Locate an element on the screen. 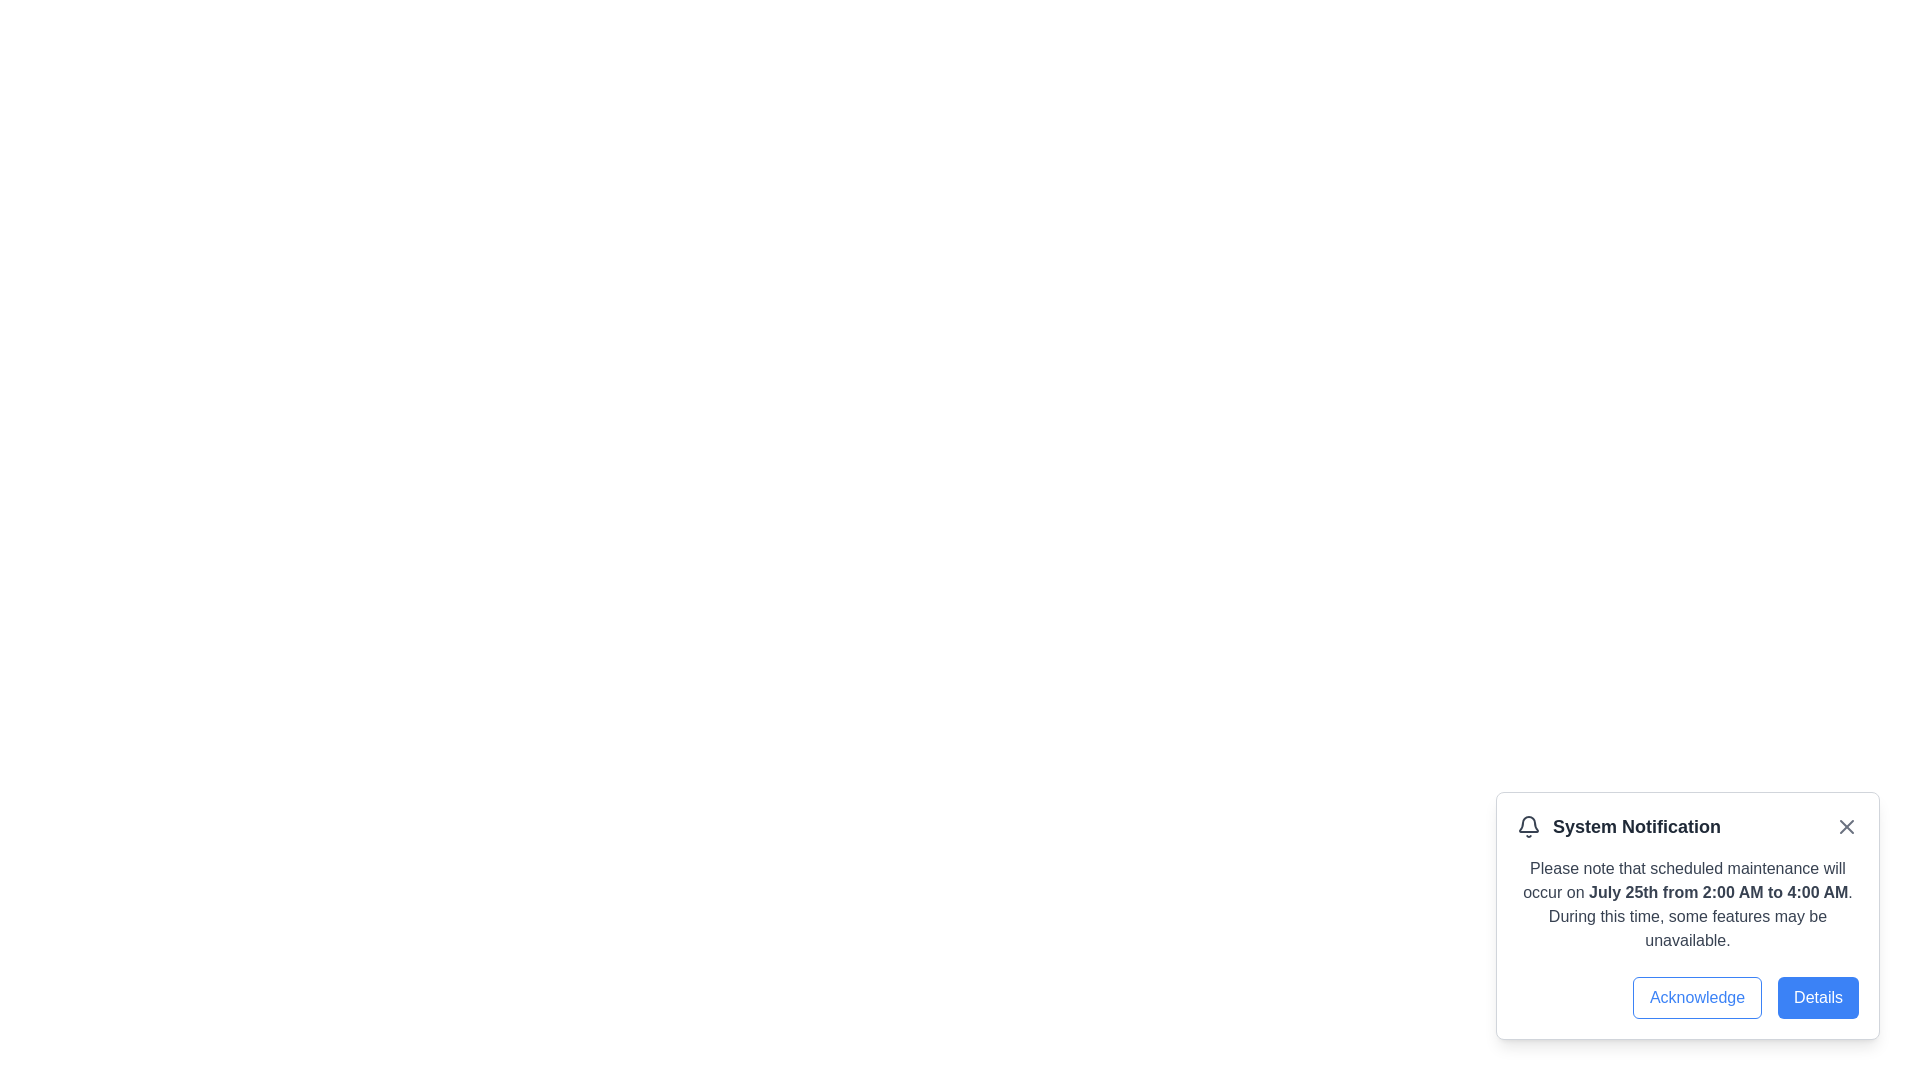  the Close button located in the top-right corner of the notification modal is located at coordinates (1846, 826).